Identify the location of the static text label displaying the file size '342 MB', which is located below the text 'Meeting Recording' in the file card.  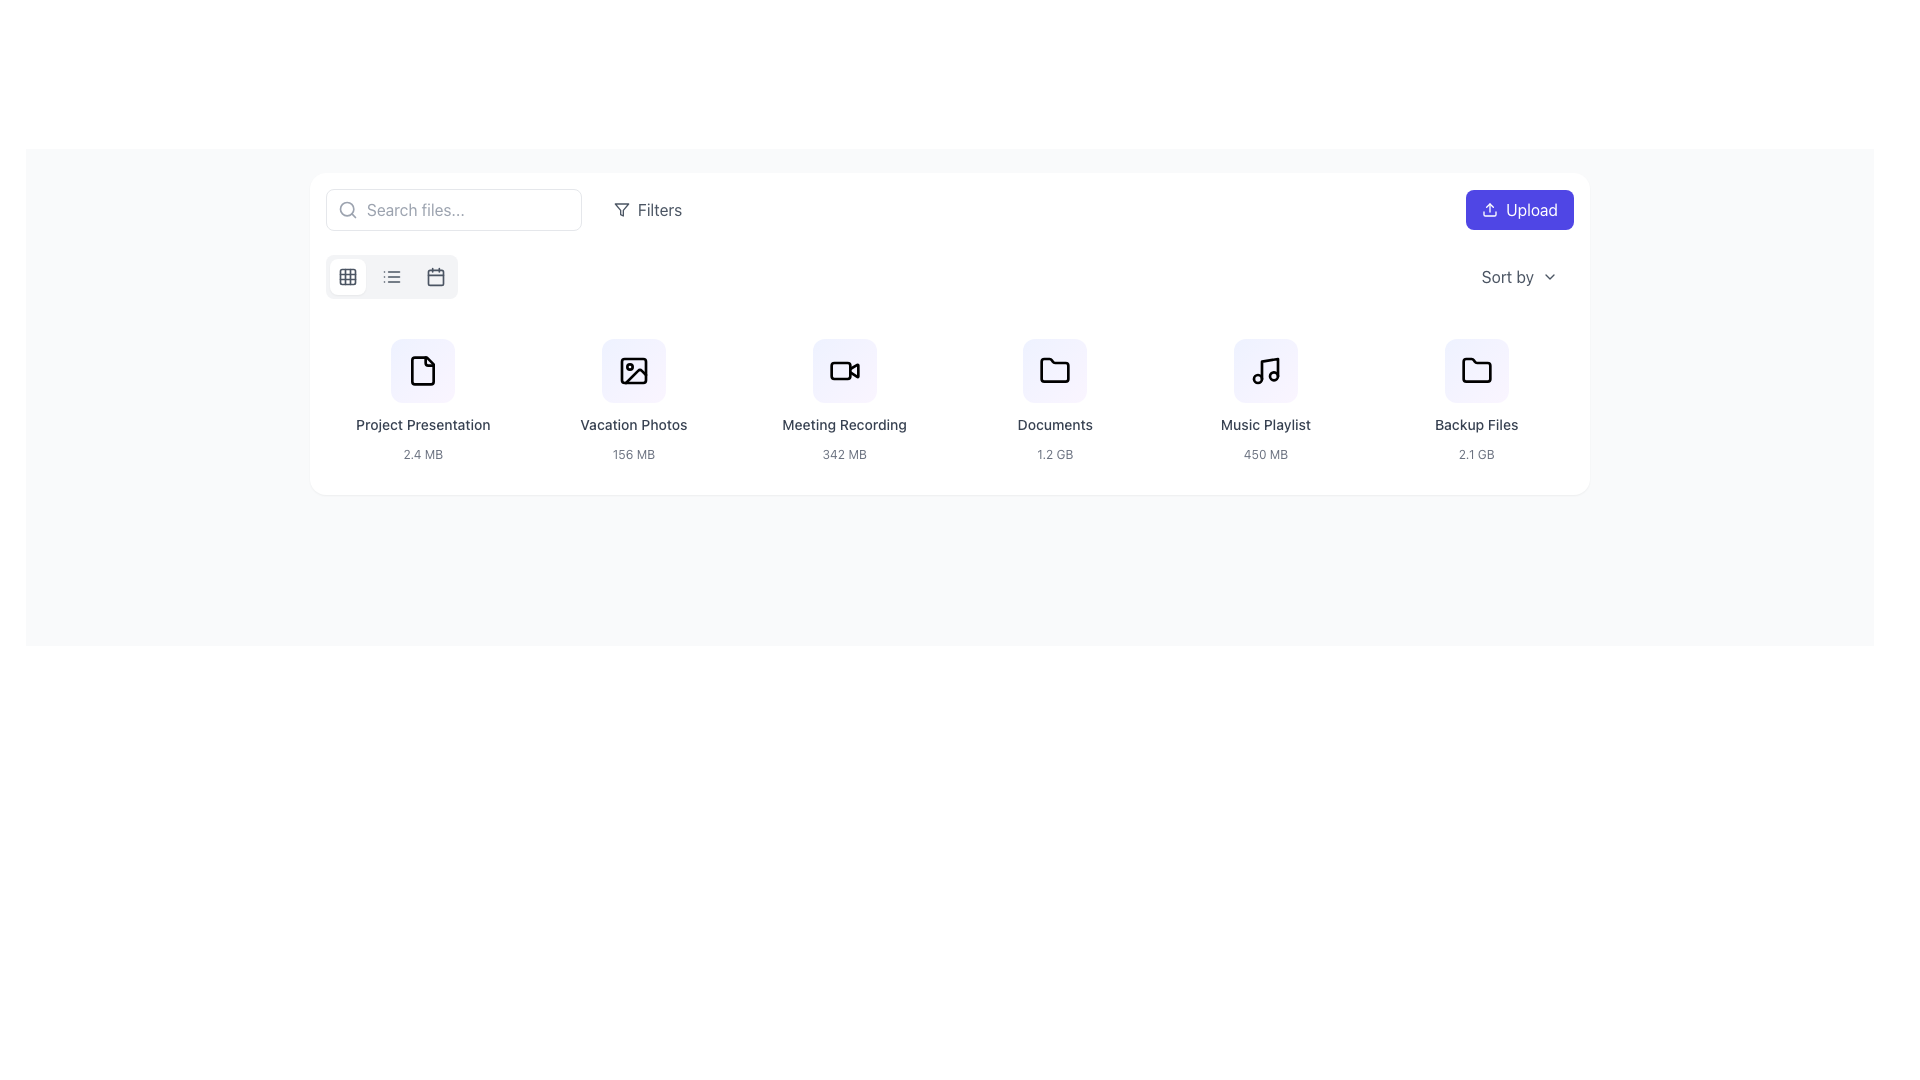
(844, 455).